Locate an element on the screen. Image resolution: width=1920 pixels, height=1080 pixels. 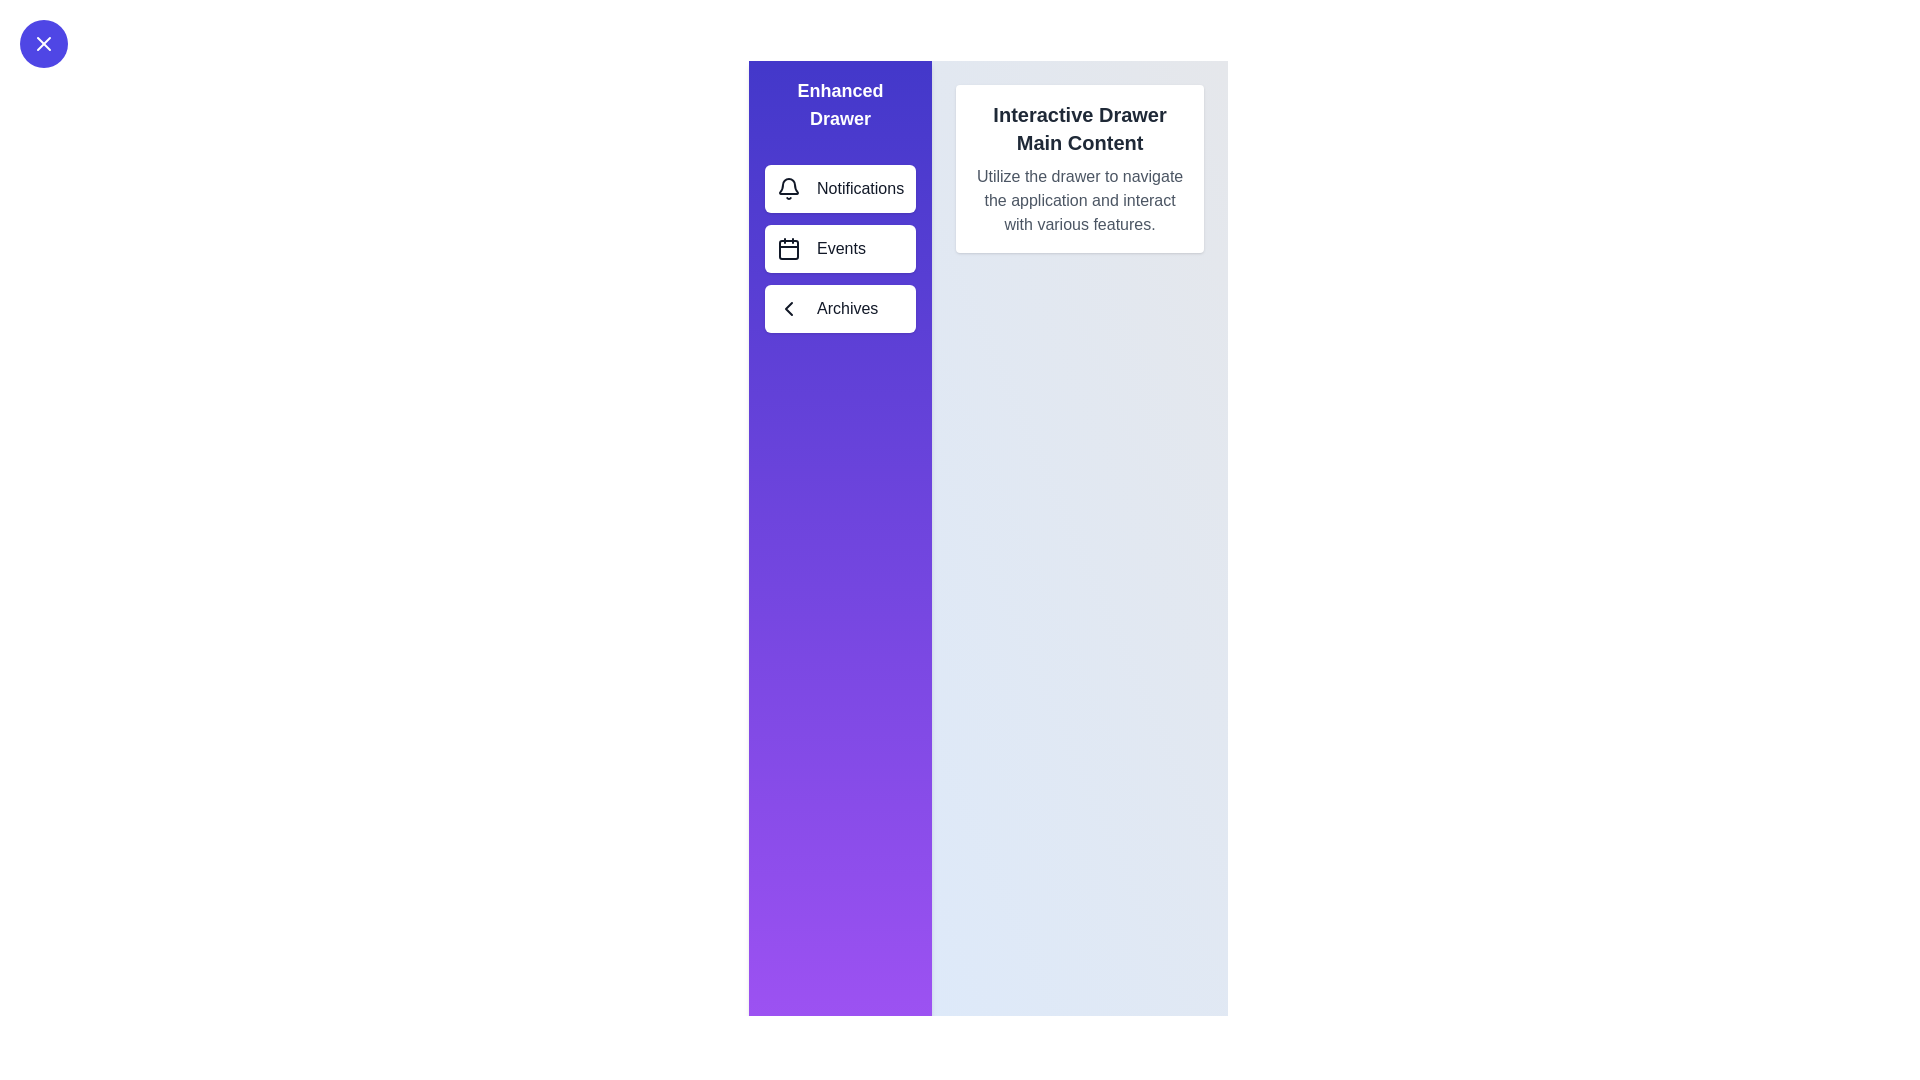
the menu item labeled Events is located at coordinates (840, 248).